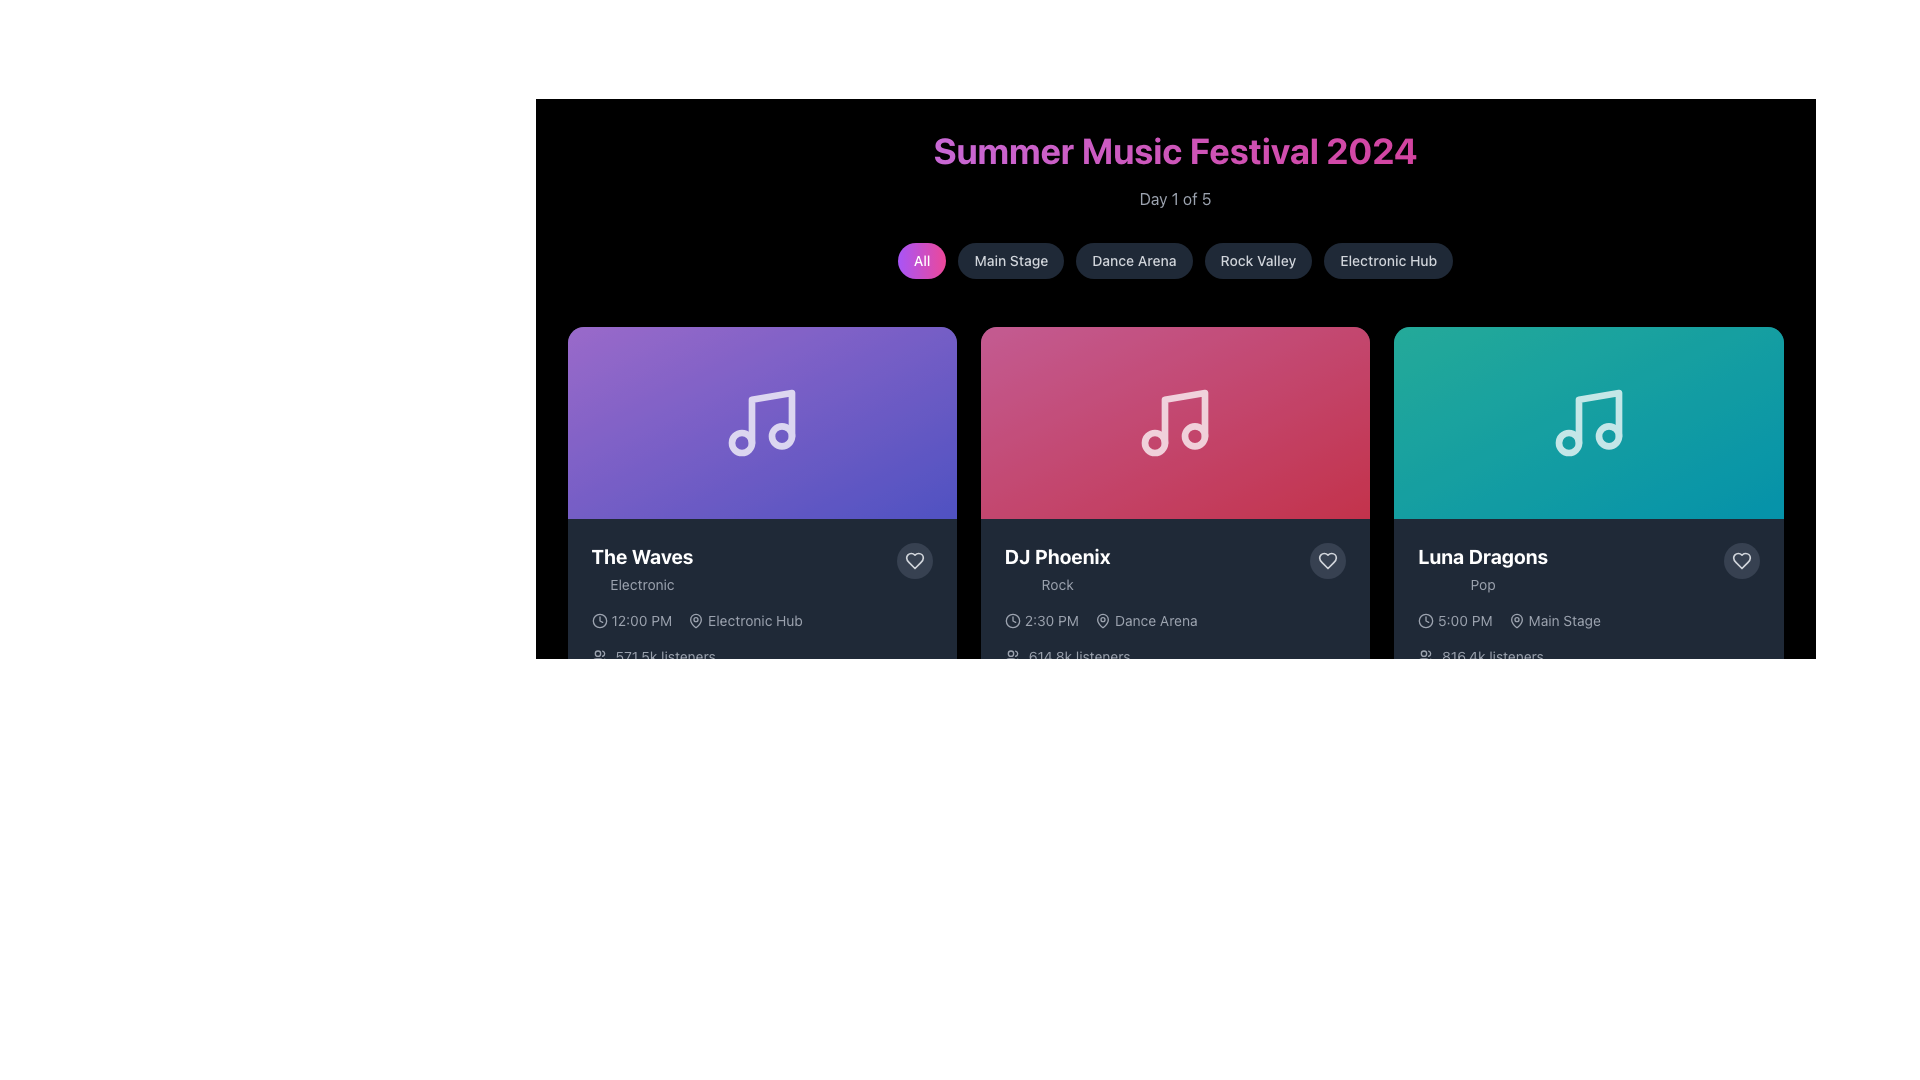 Image resolution: width=1920 pixels, height=1080 pixels. Describe the element at coordinates (1740, 560) in the screenshot. I see `the heart-shaped icon button with a dark grey background, located on the far right side of the 'Luna Dragons' item` at that location.